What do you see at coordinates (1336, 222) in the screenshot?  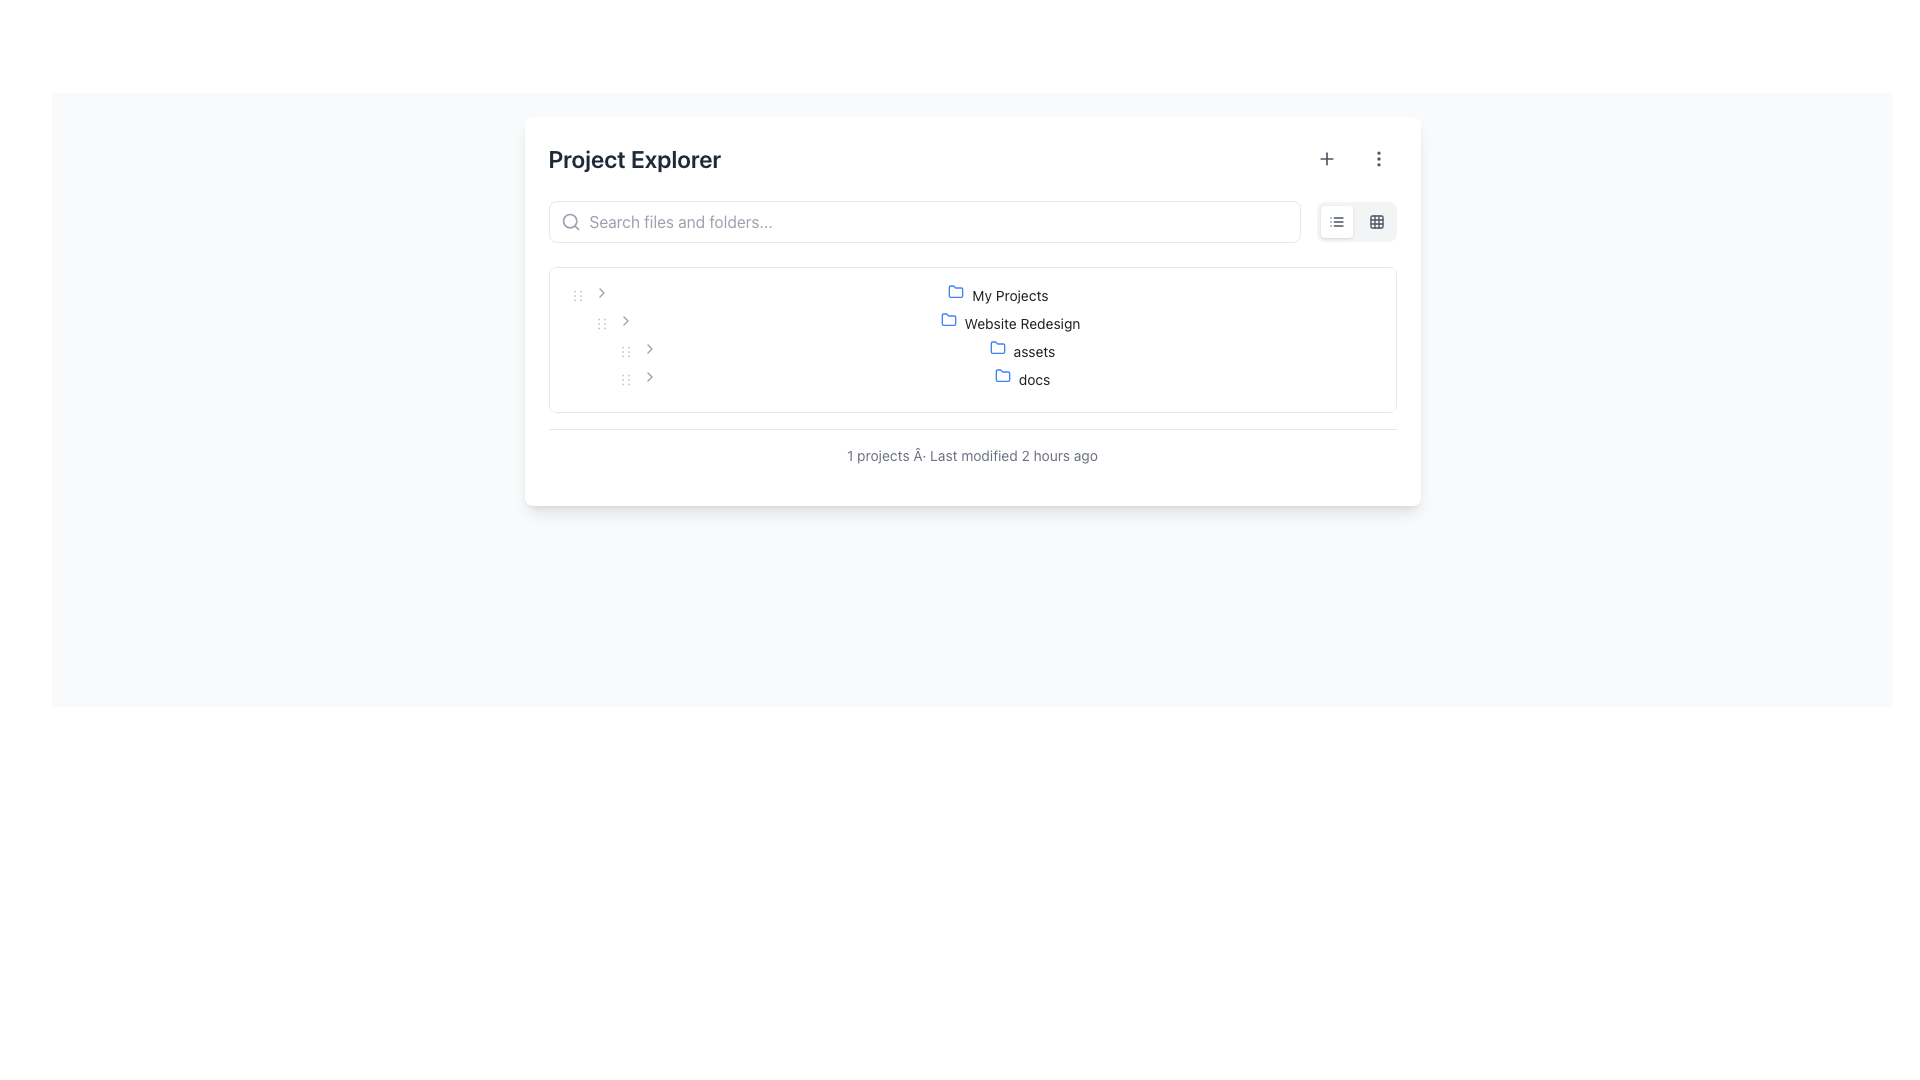 I see `the button that toggles the list view for displayed content located in the toolbar section on the top right of the interface, adjacent to a grid button` at bounding box center [1336, 222].